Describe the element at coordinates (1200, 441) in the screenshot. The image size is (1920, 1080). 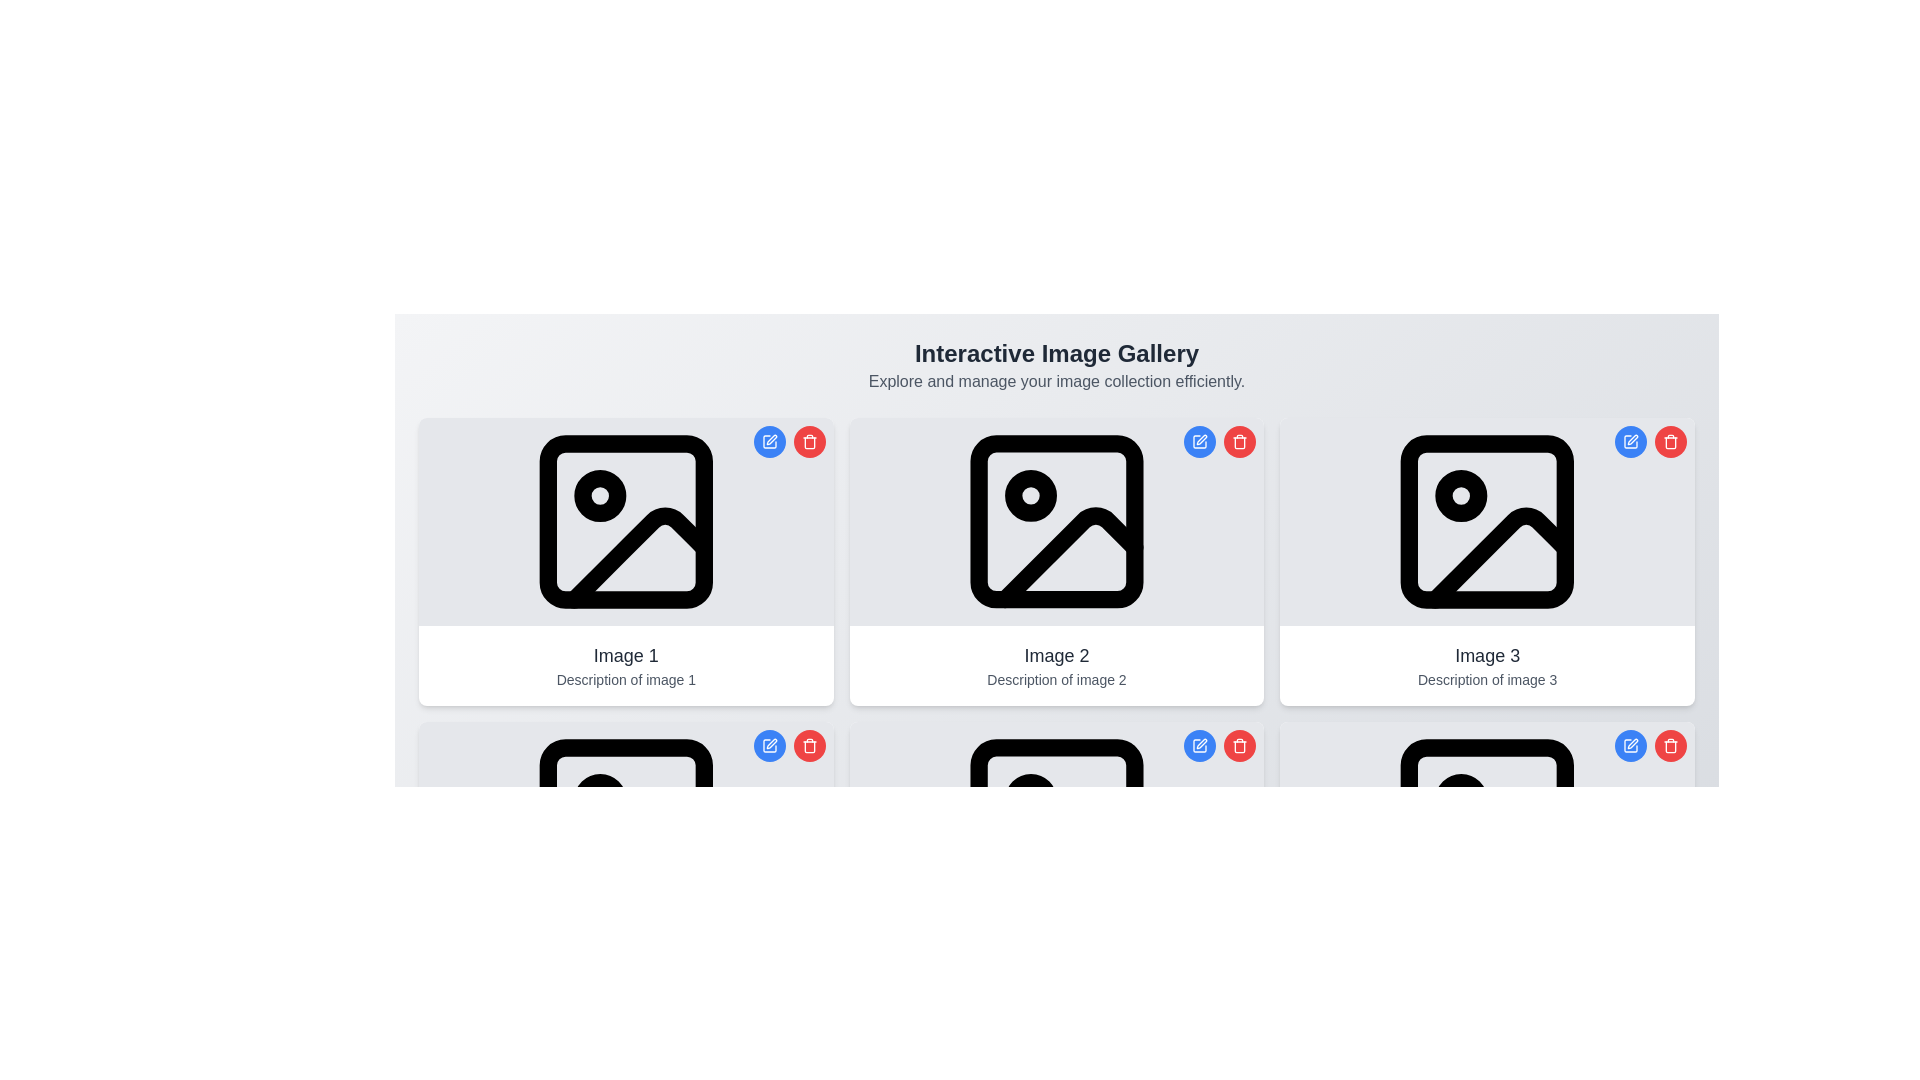
I see `the editing button located in the top-right corner of the card for the 'Image 2' entry` at that location.